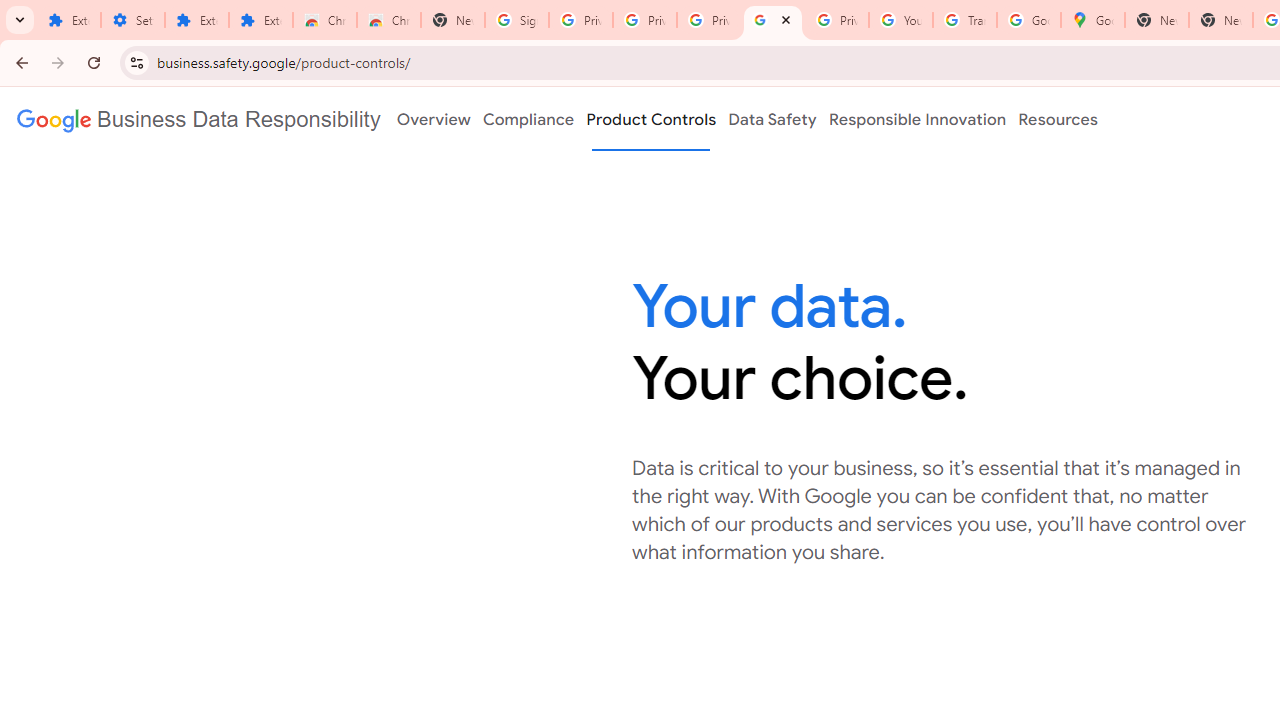 The width and height of the screenshot is (1280, 720). I want to click on 'Settings', so click(132, 20).